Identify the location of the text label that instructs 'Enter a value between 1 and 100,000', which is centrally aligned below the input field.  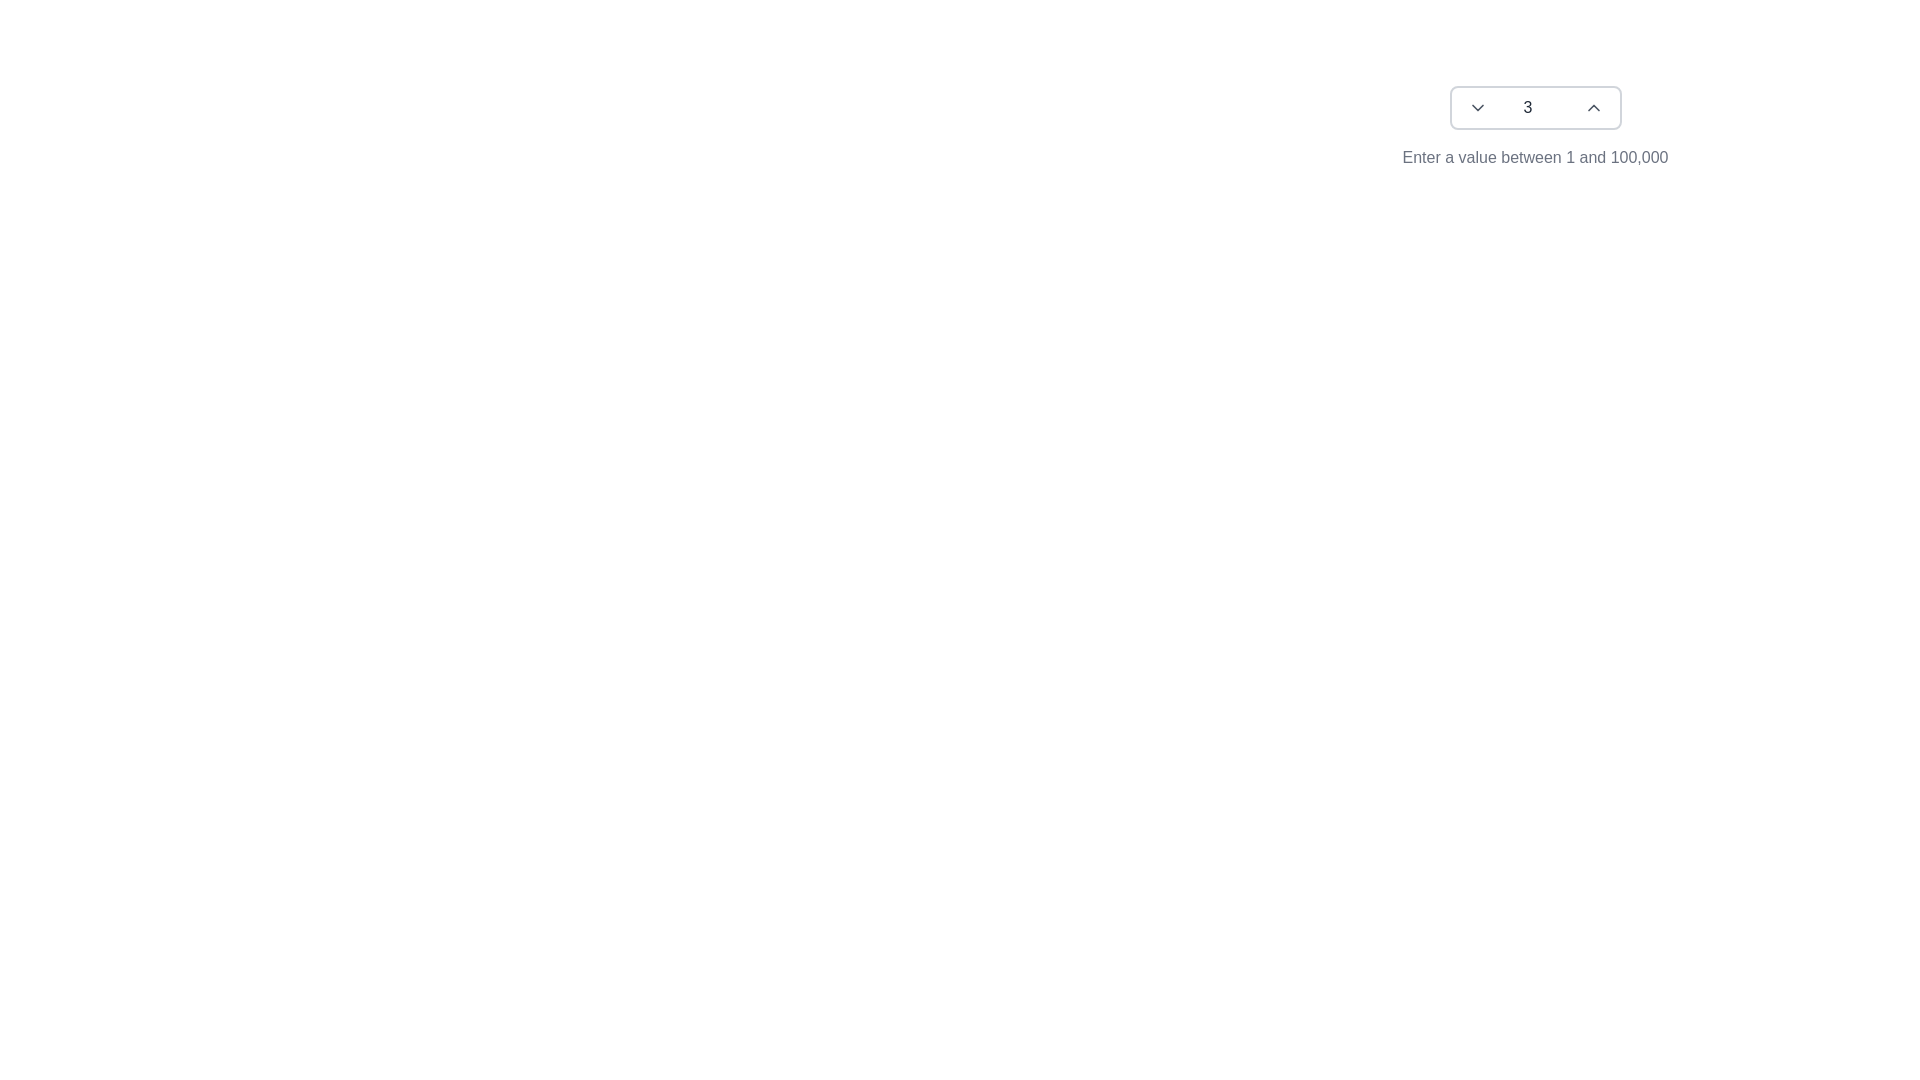
(1534, 157).